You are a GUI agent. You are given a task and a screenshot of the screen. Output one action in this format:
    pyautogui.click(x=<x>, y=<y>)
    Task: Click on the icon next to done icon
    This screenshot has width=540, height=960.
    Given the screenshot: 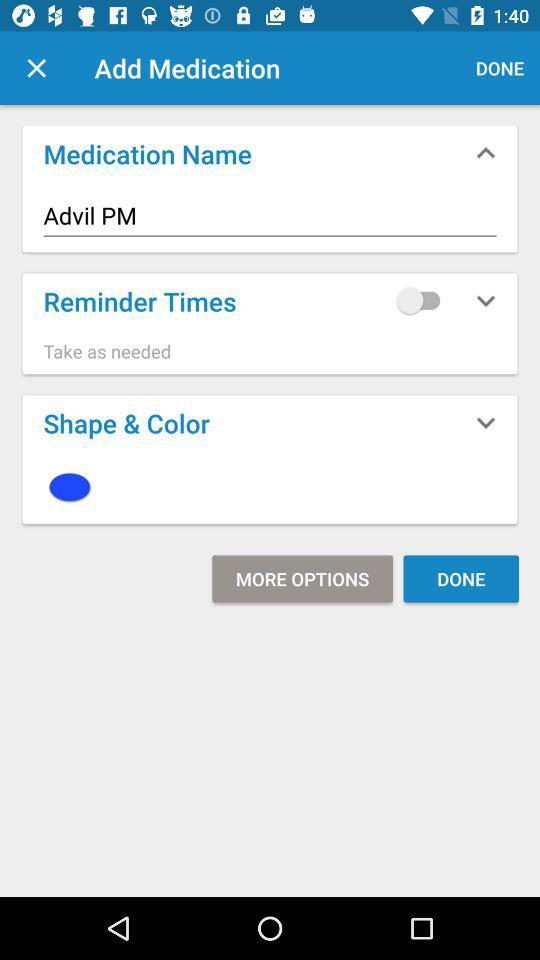 What is the action you would take?
    pyautogui.click(x=301, y=578)
    